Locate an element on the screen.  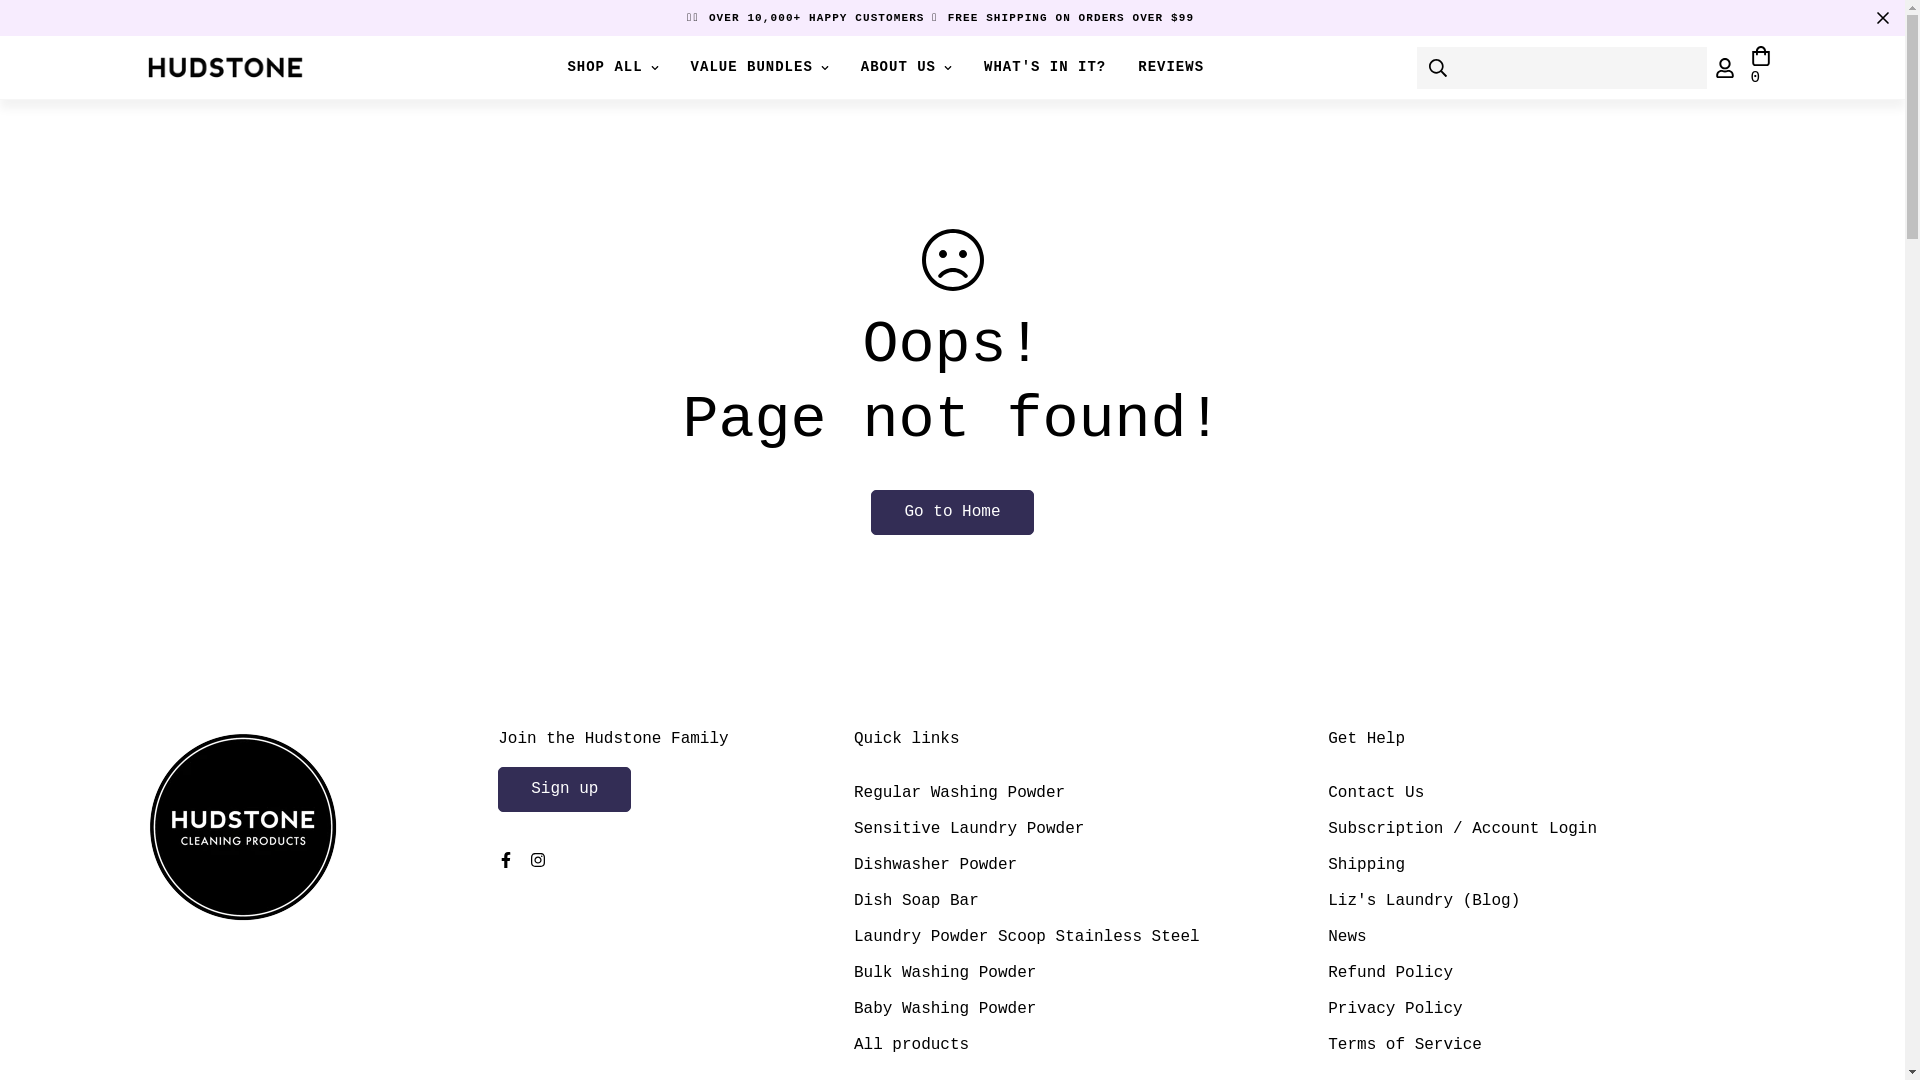
'WHAT'S IN IT?' is located at coordinates (968, 66).